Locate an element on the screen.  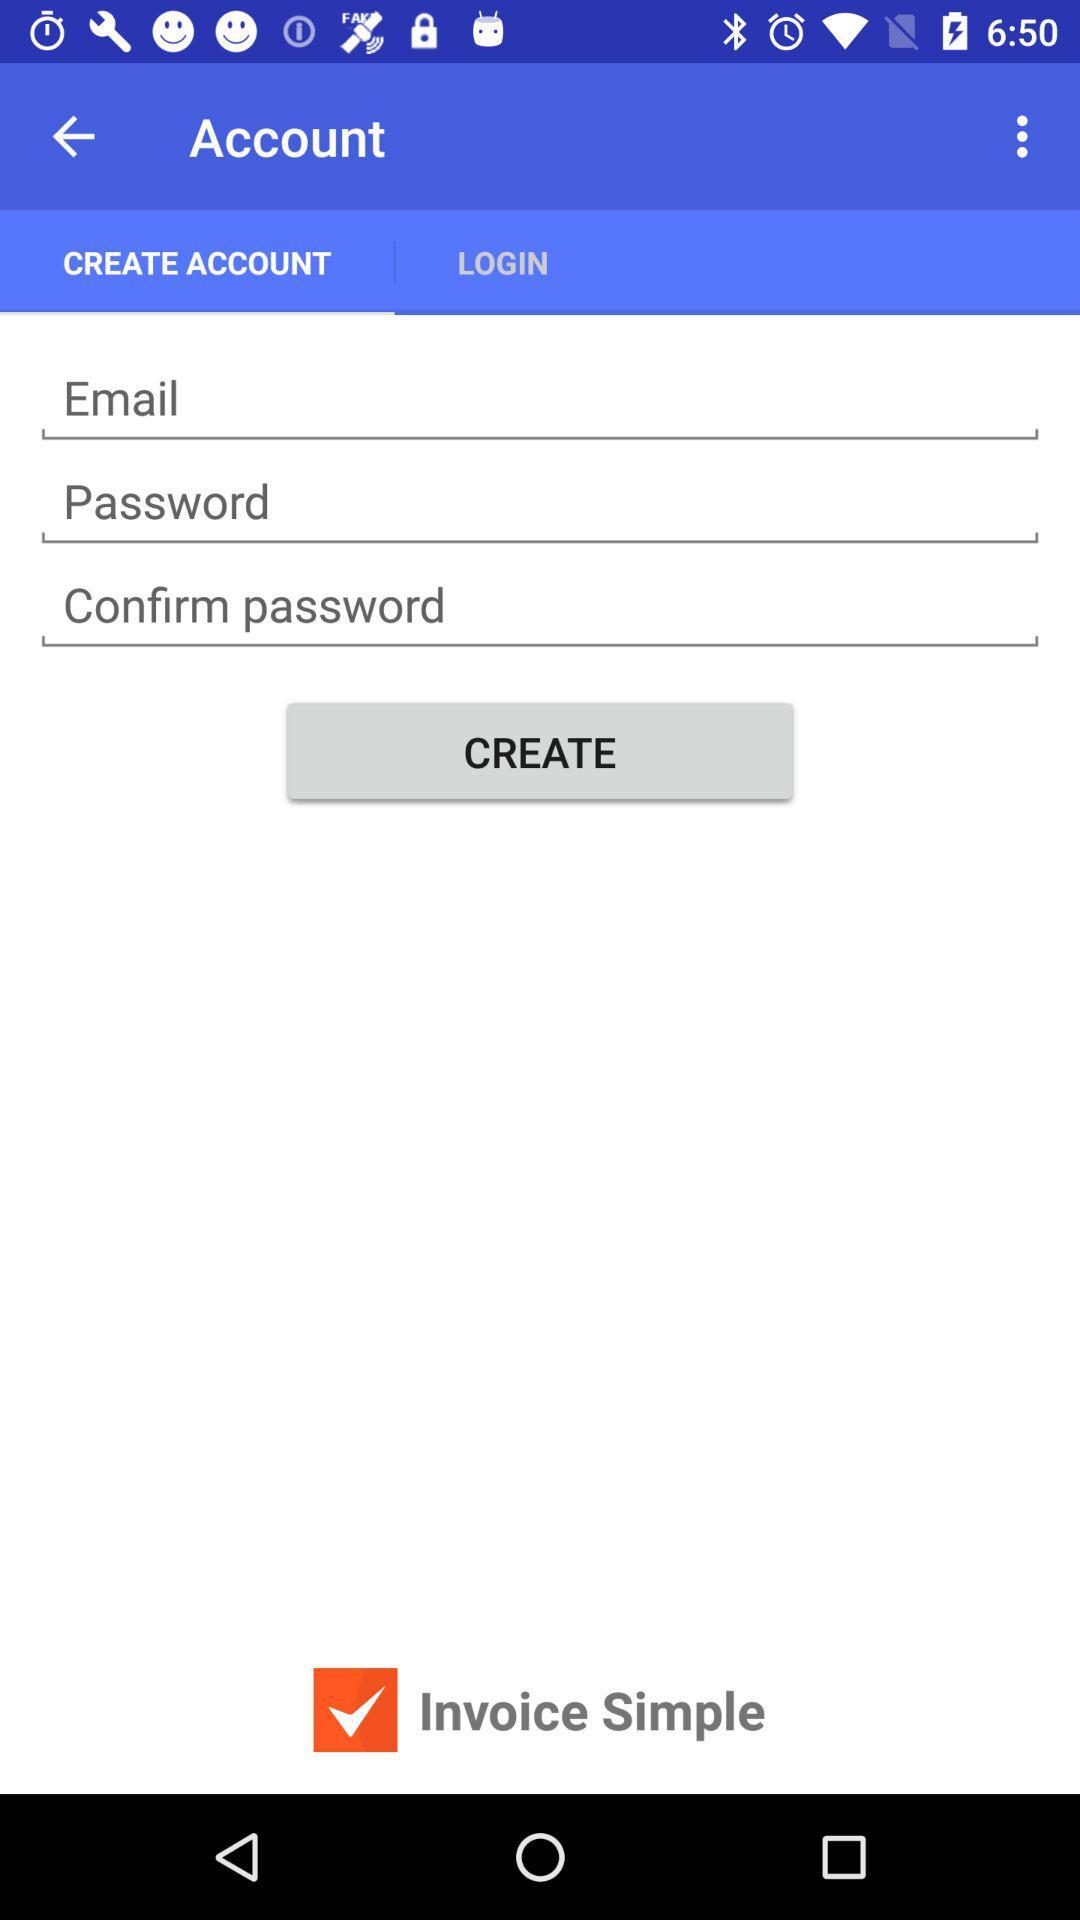
item next to the login icon is located at coordinates (197, 261).